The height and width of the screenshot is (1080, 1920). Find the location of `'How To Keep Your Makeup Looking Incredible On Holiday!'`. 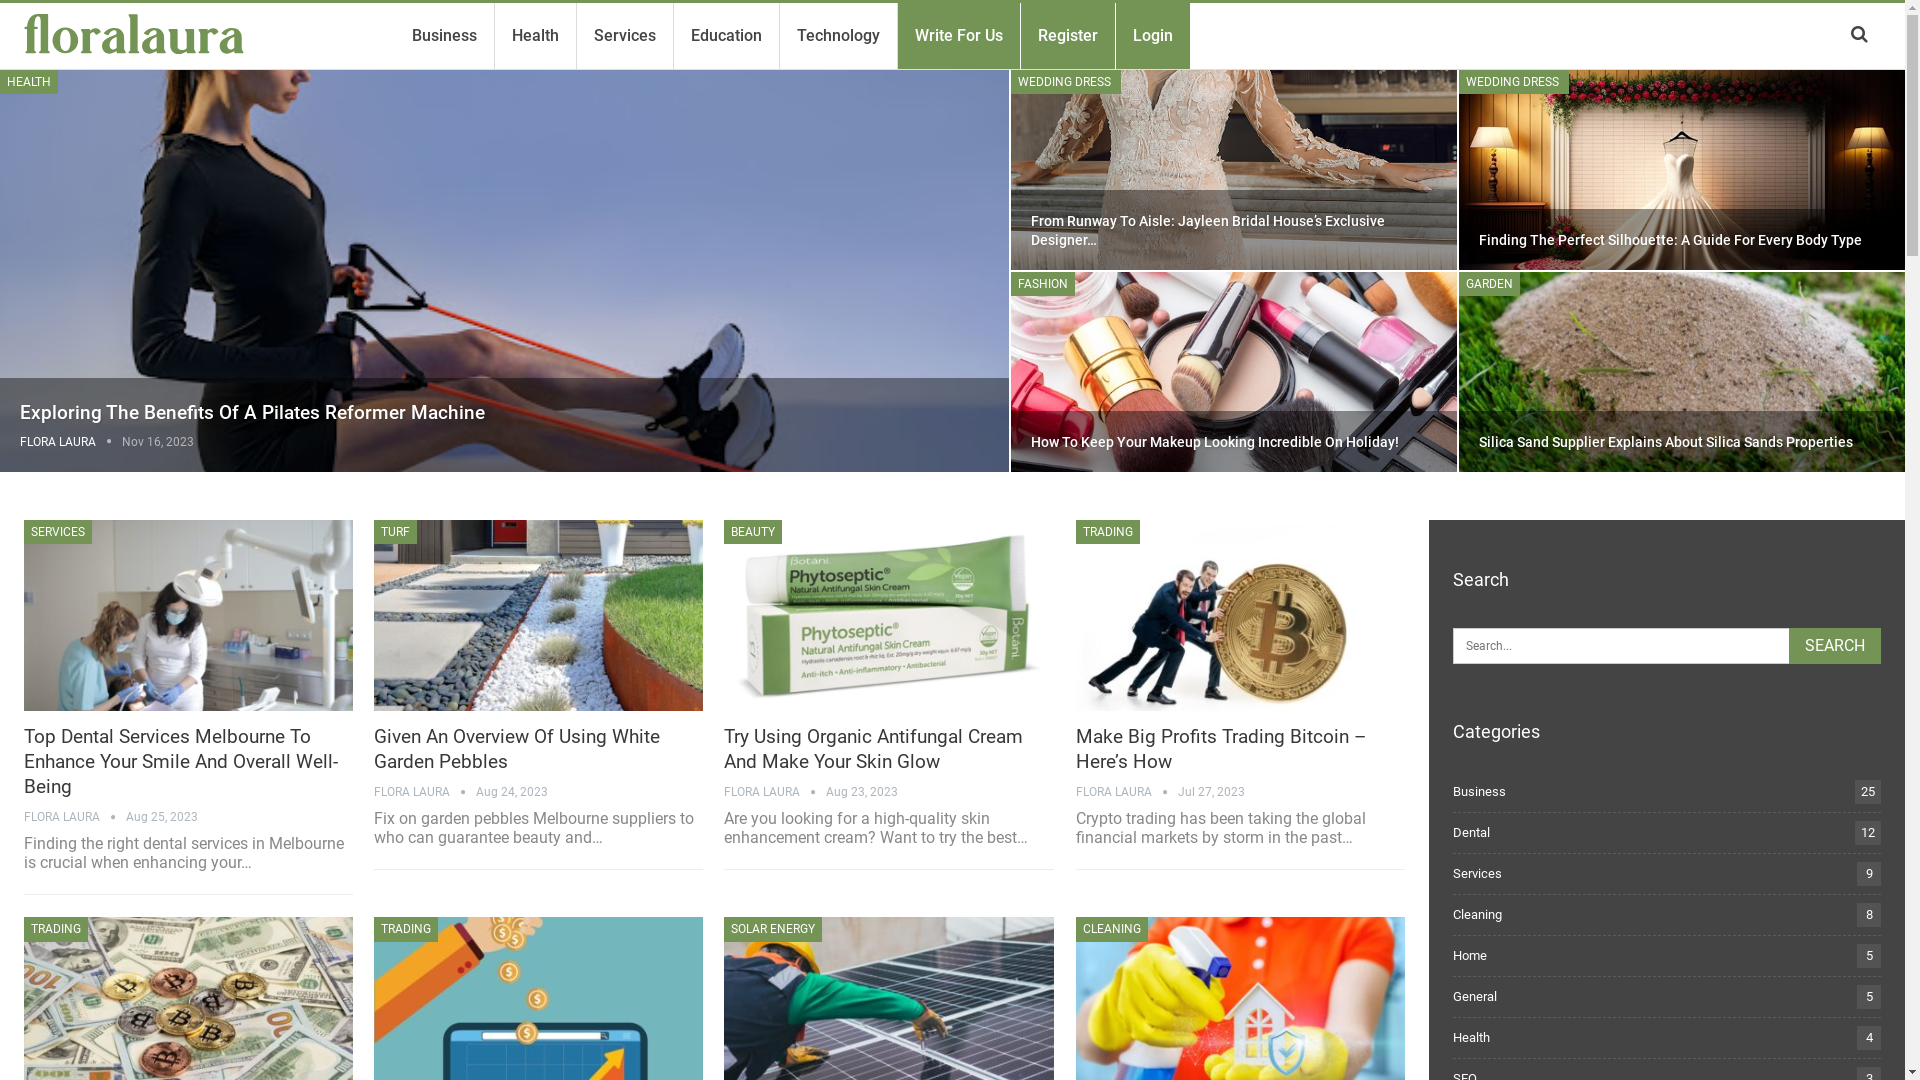

'How To Keep Your Makeup Looking Incredible On Holiday!' is located at coordinates (1213, 441).